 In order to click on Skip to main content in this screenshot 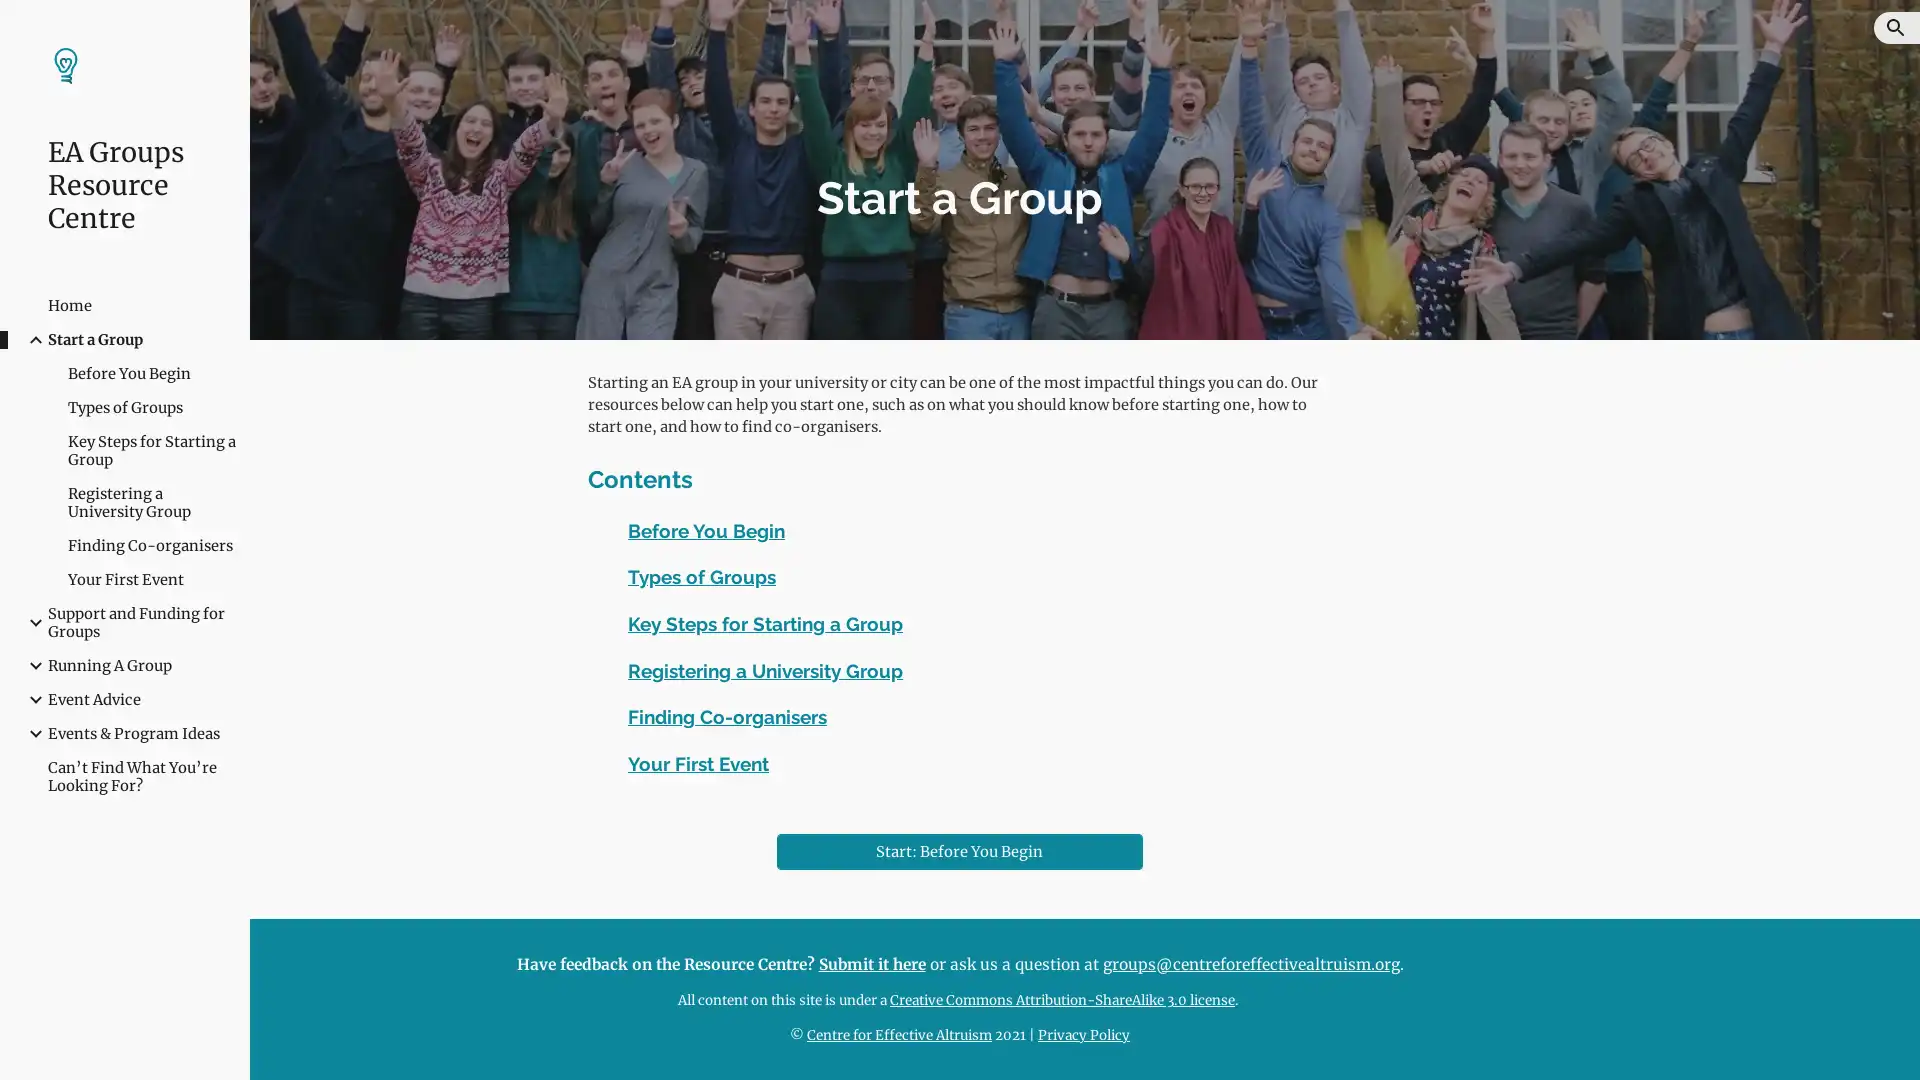, I will do `click(787, 37)`.